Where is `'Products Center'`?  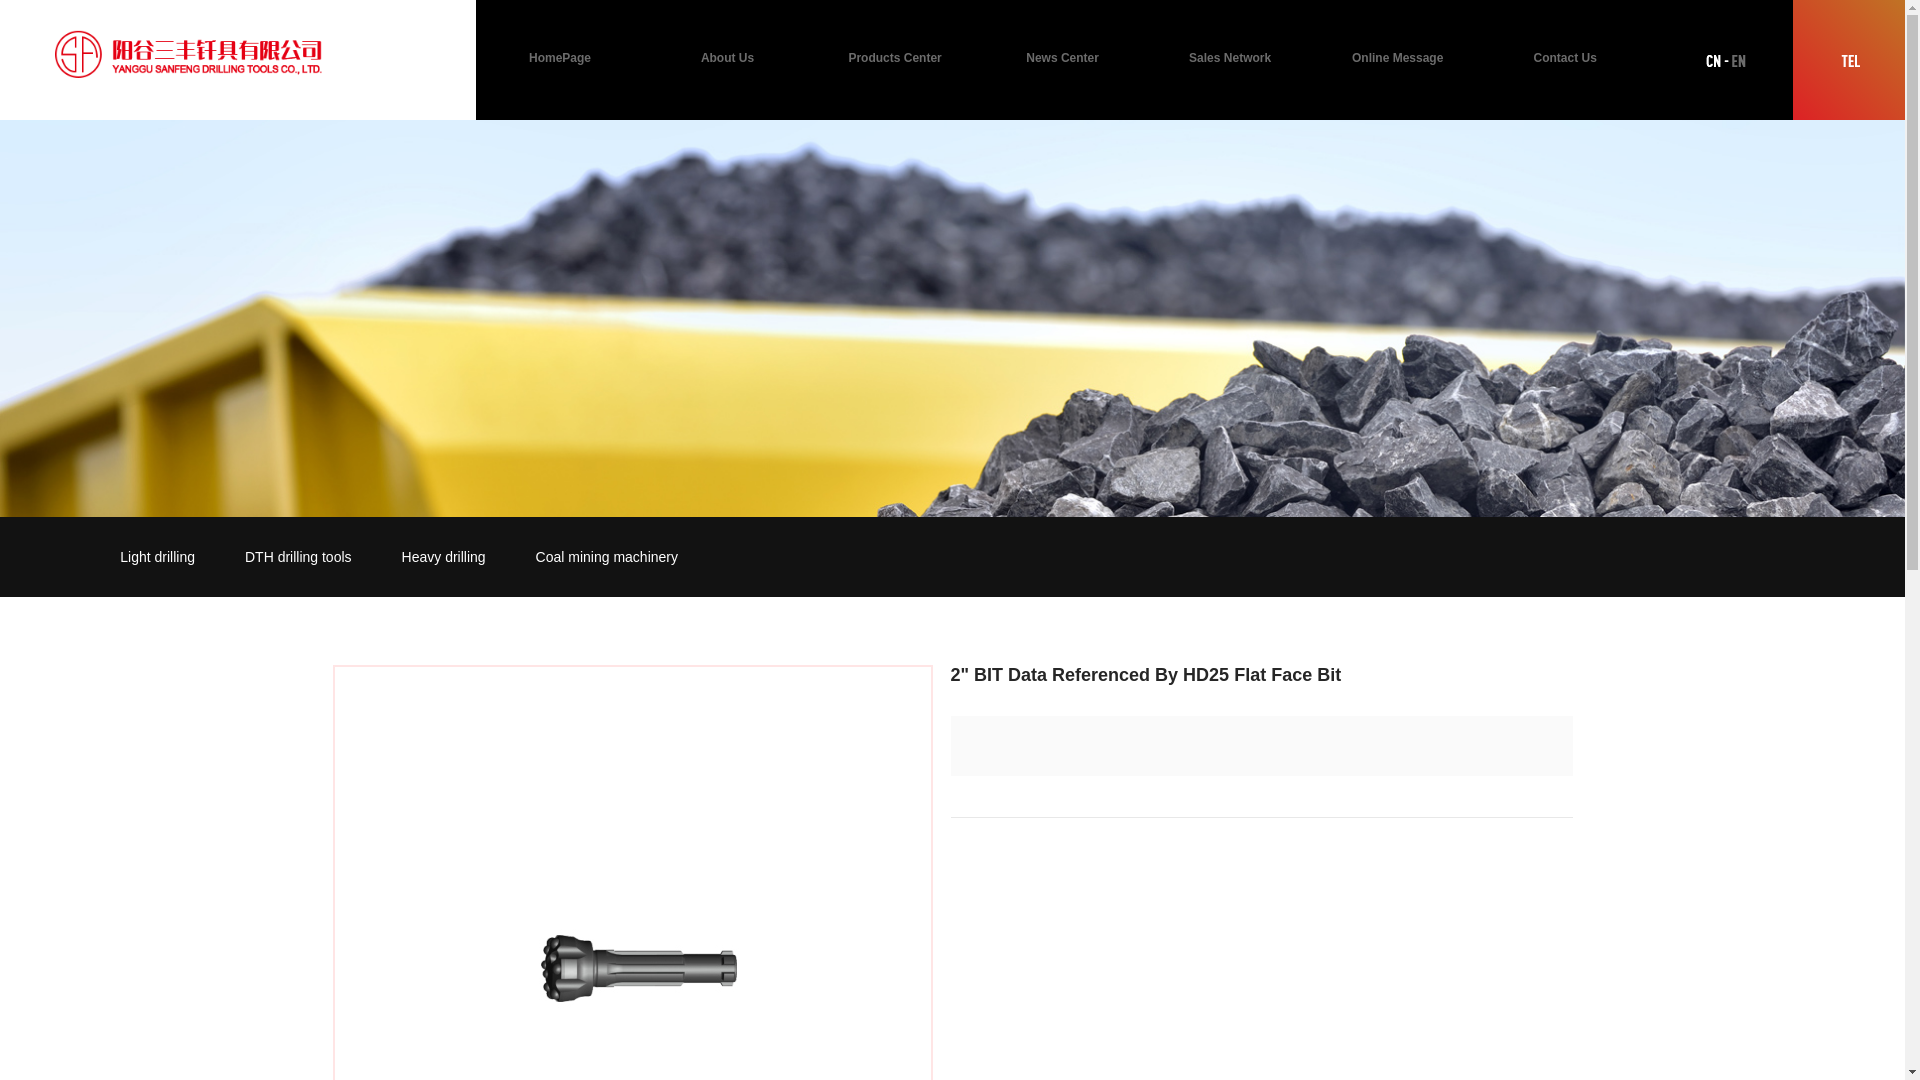 'Products Center' is located at coordinates (893, 57).